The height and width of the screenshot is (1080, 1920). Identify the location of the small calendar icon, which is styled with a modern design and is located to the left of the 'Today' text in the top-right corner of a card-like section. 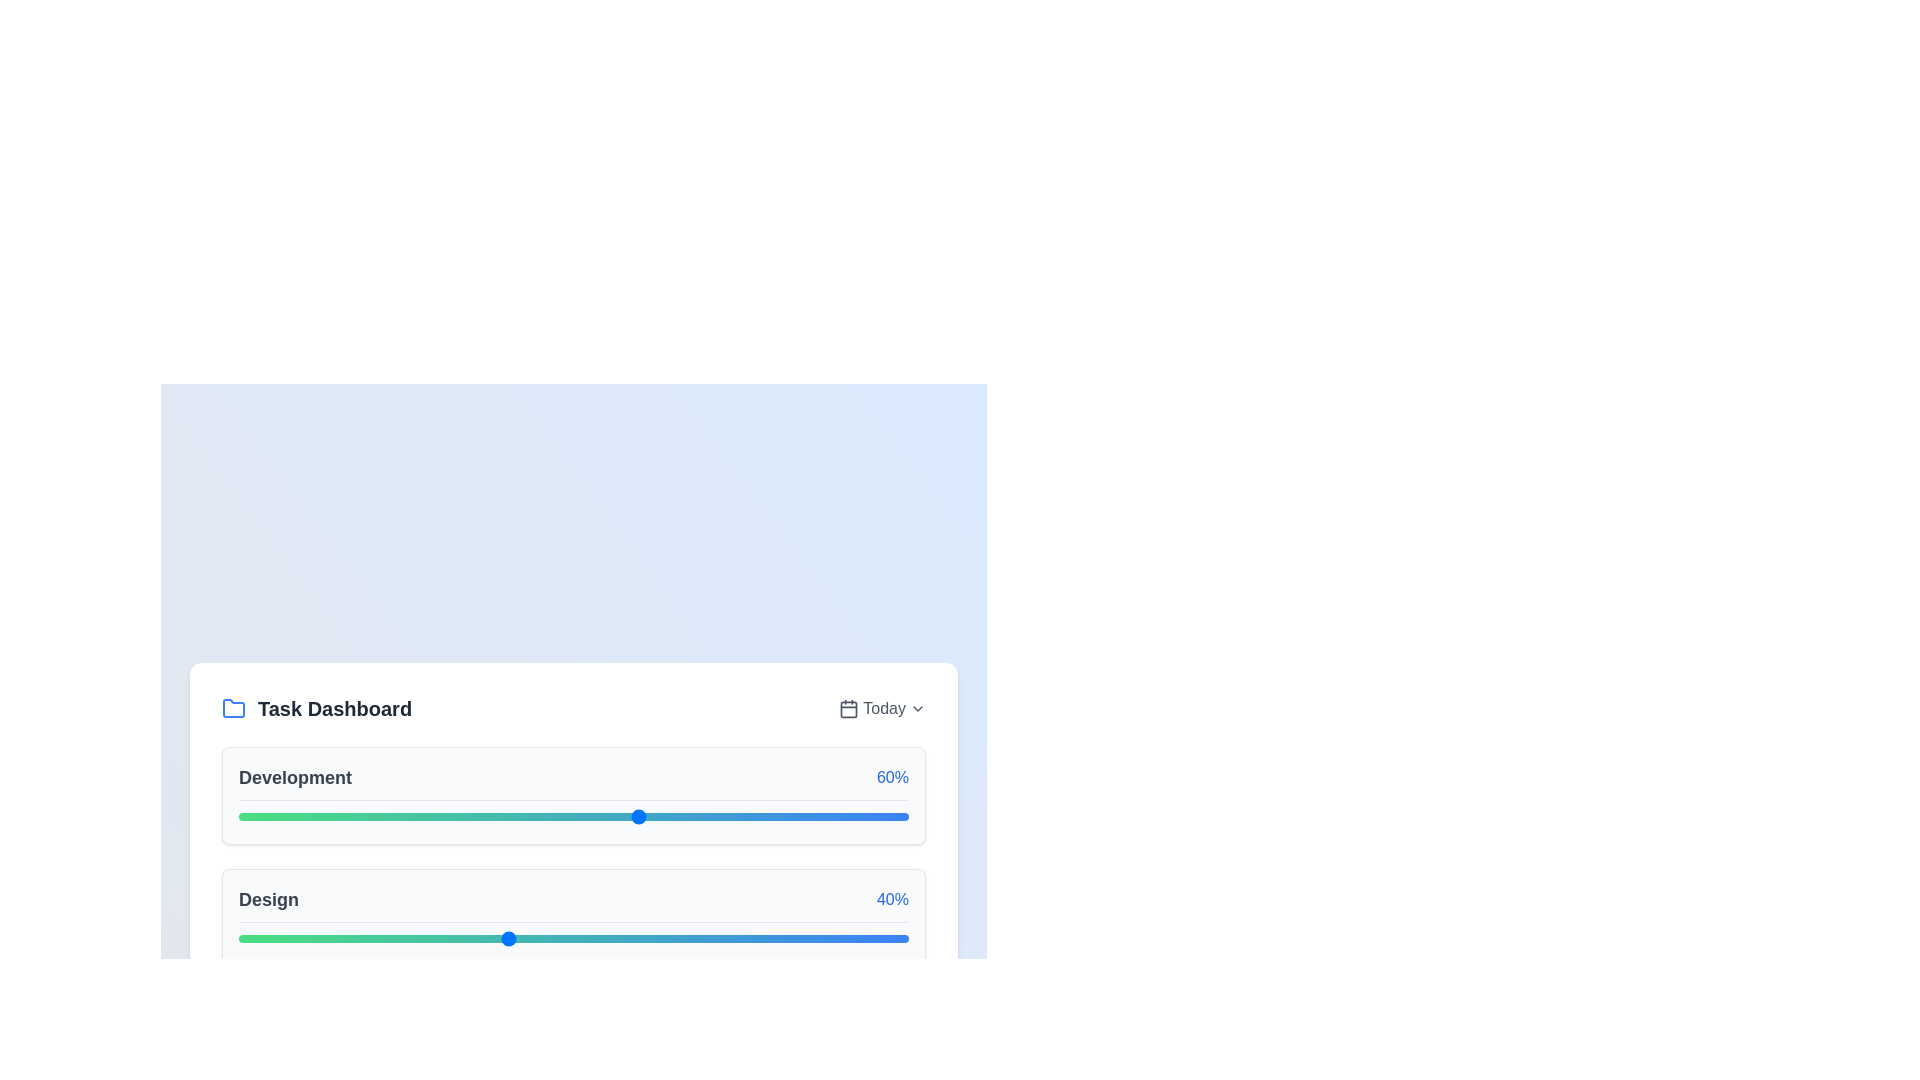
(849, 708).